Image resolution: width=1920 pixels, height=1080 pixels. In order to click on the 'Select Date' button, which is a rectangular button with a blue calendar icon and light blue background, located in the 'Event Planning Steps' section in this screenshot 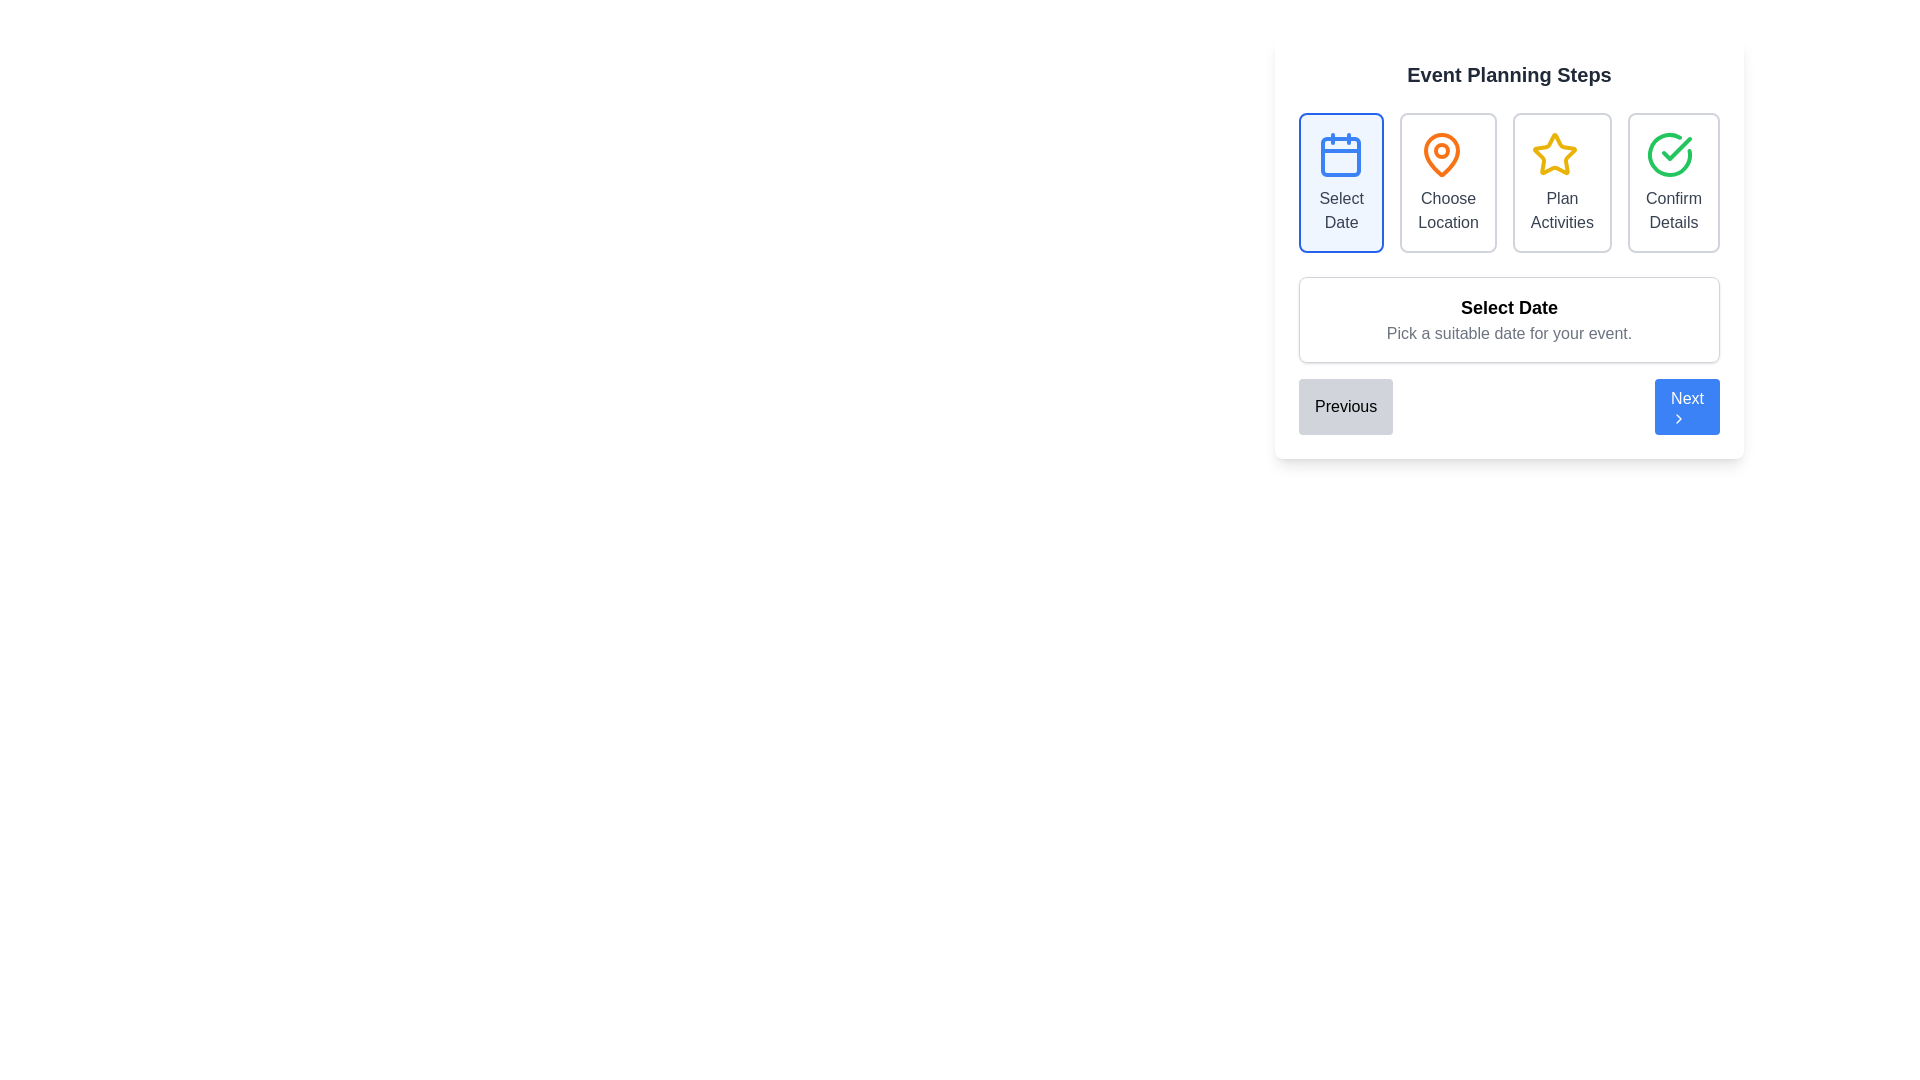, I will do `click(1341, 182)`.